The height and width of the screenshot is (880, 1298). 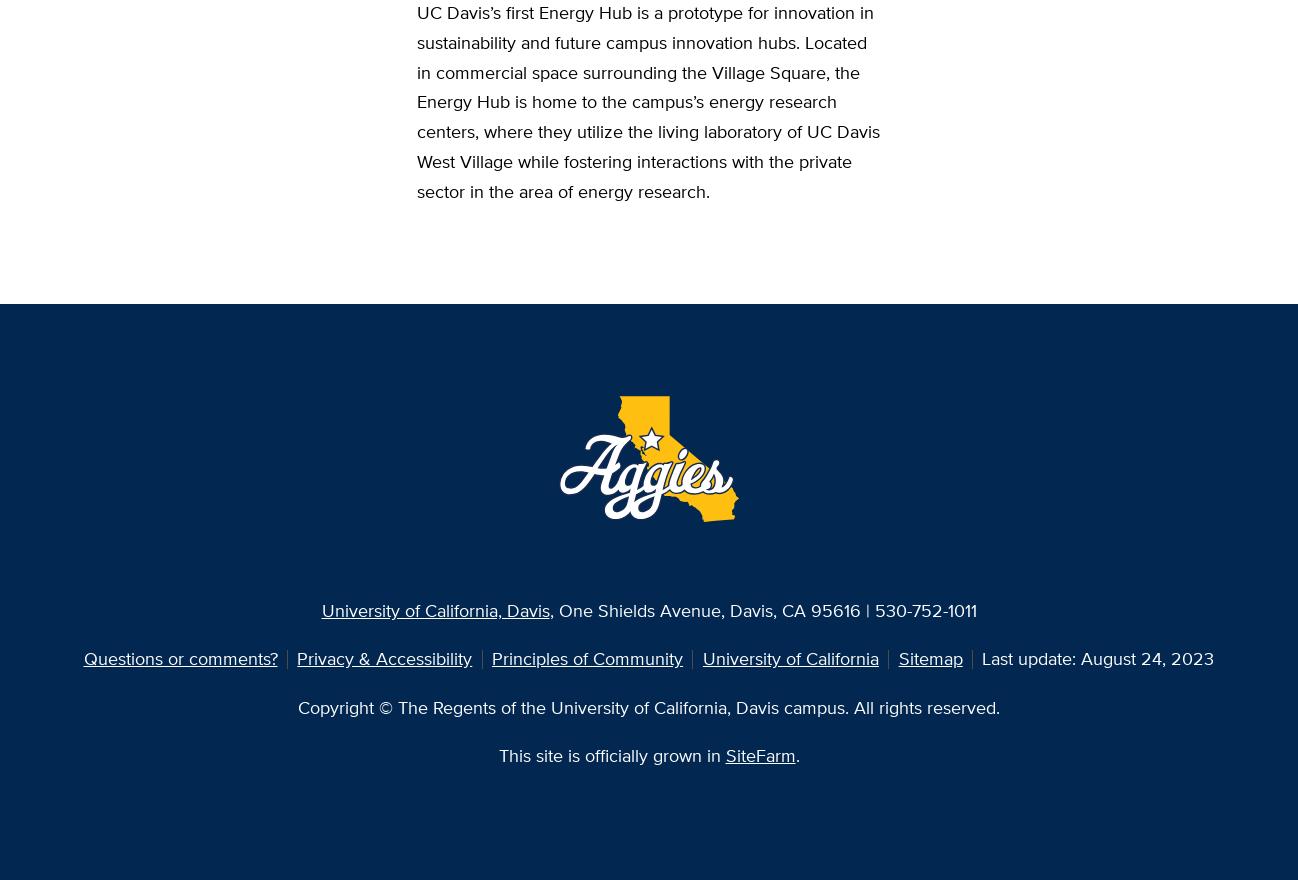 What do you see at coordinates (794, 753) in the screenshot?
I see `'.'` at bounding box center [794, 753].